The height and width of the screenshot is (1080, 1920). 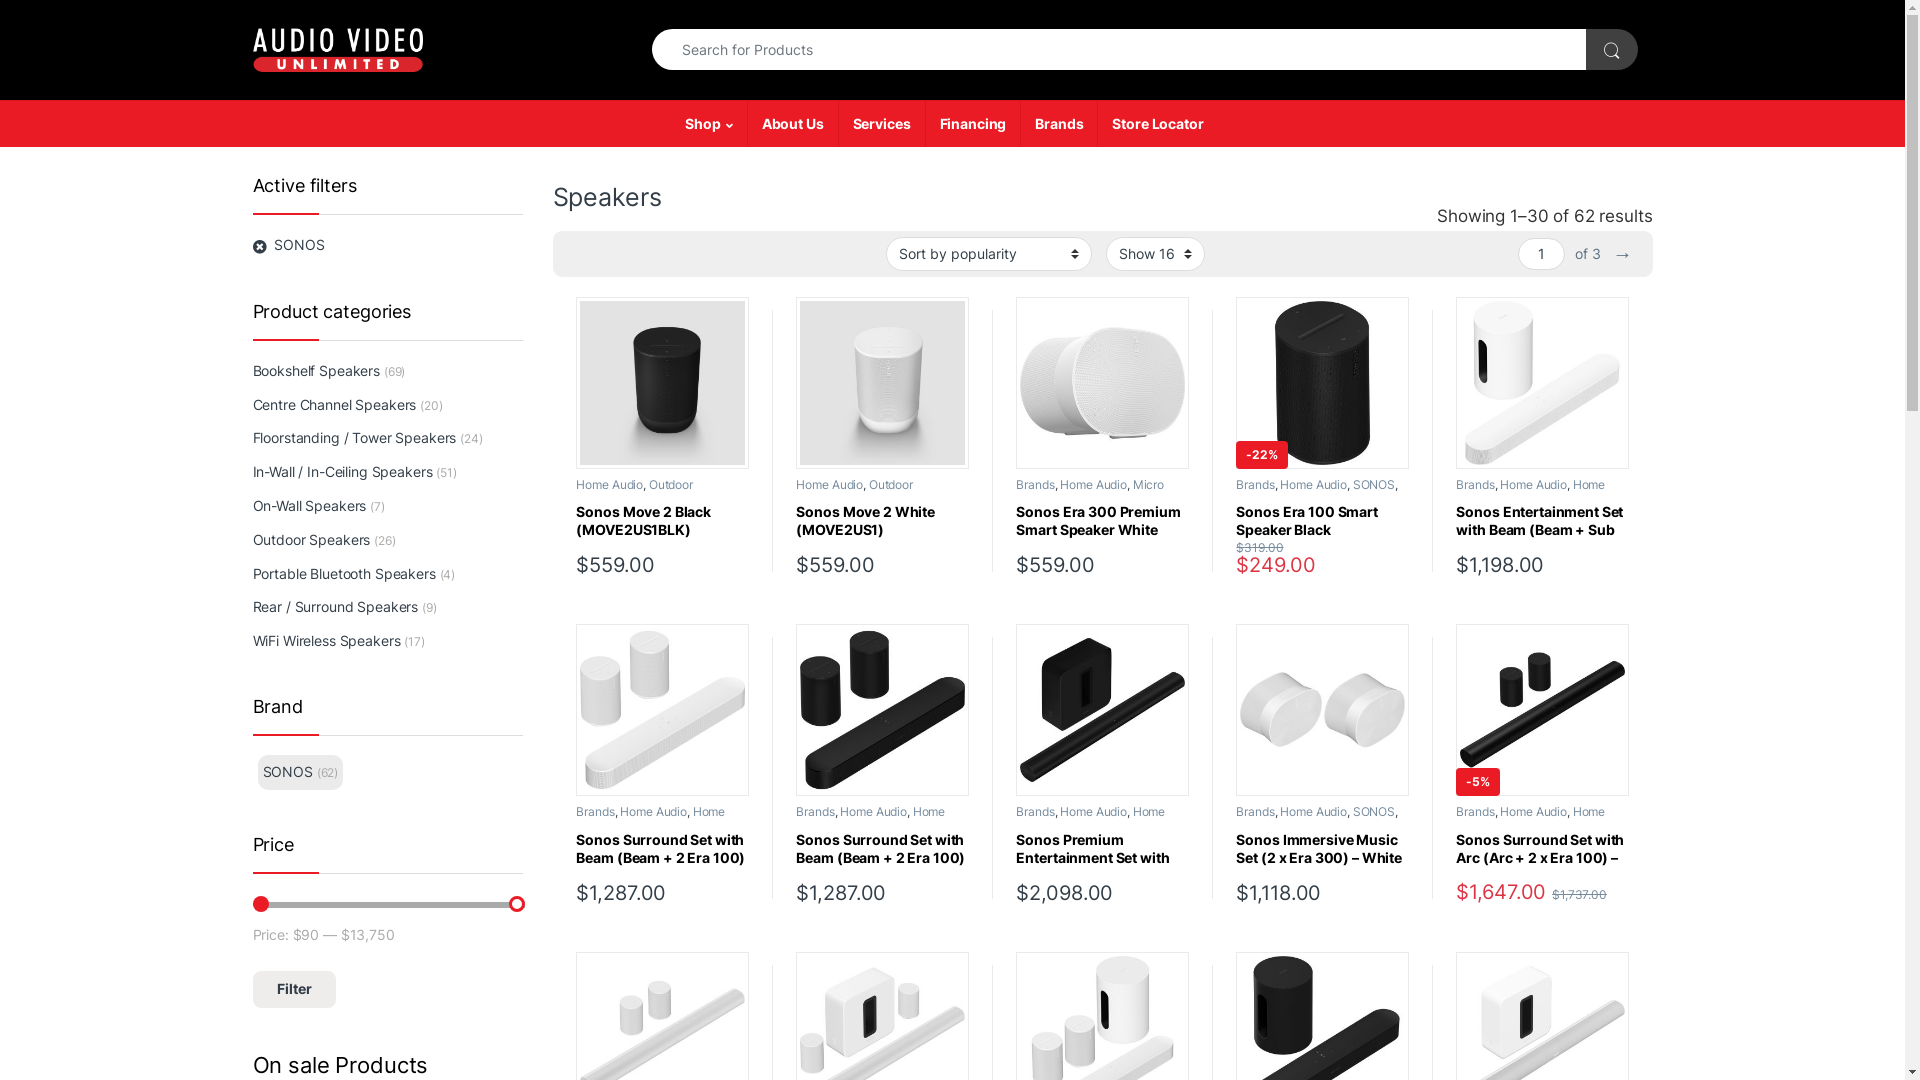 What do you see at coordinates (335, 605) in the screenshot?
I see `'Rear / Surround Speakers'` at bounding box center [335, 605].